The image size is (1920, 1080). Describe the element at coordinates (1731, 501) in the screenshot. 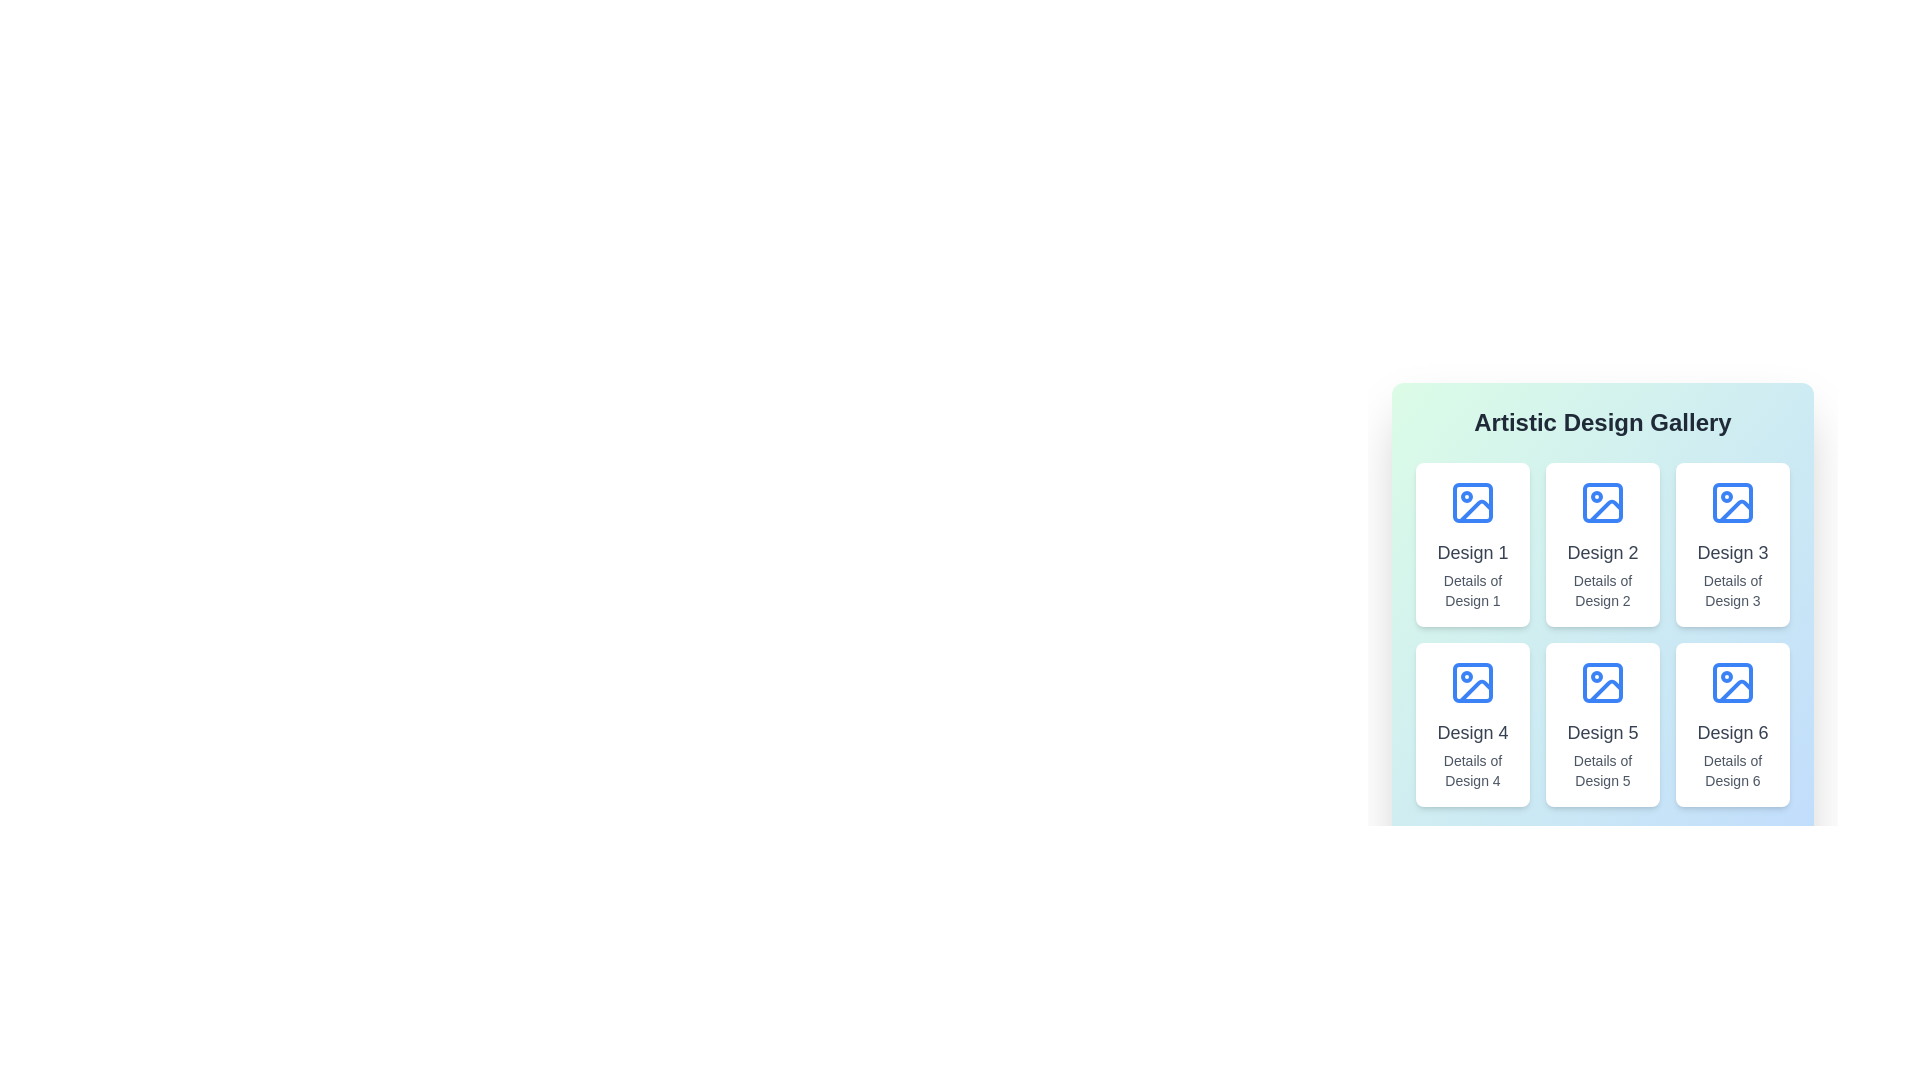

I see `the icon located in the upper right quadrant of the grid, specifically in the third column of the first row, above the text 'Design 3' and 'Details of Design 3'` at that location.